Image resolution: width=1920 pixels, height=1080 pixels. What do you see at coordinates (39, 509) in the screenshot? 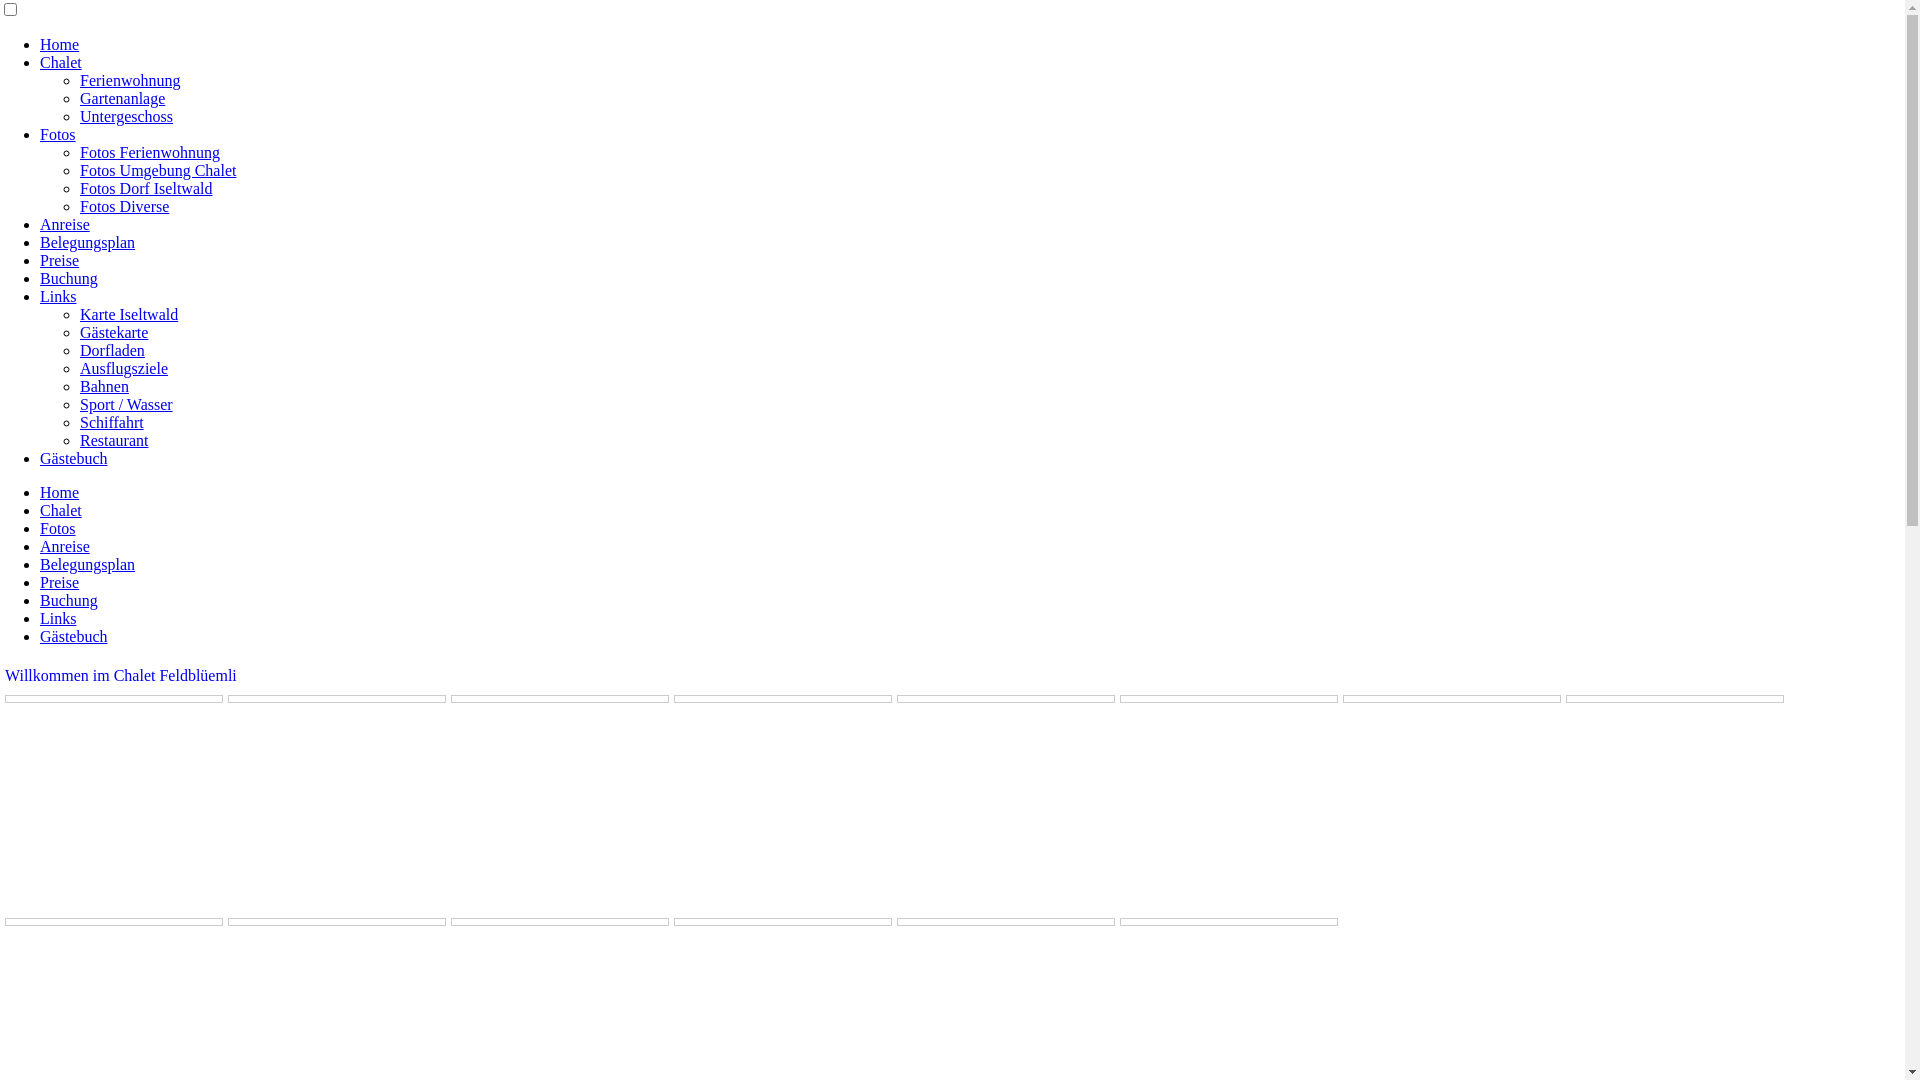
I see `'Chalet'` at bounding box center [39, 509].